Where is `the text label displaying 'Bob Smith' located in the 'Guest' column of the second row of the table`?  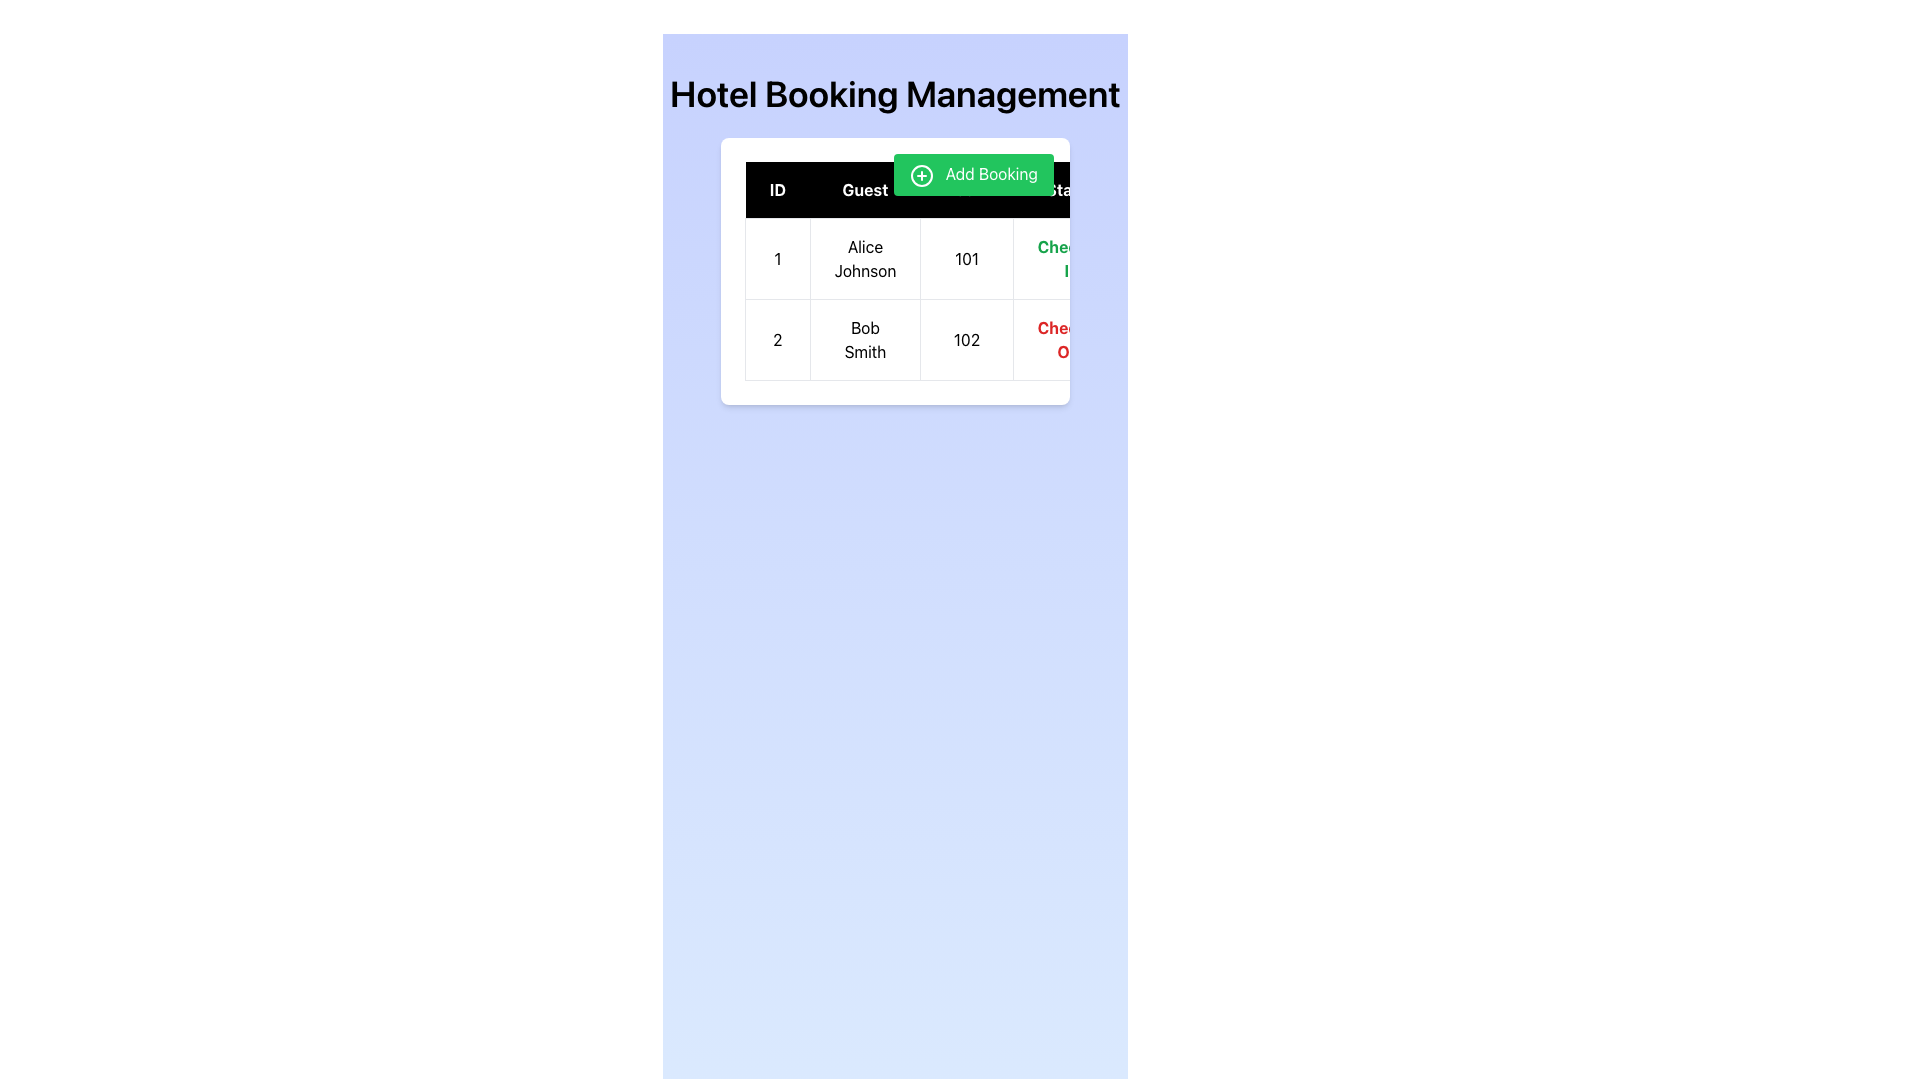 the text label displaying 'Bob Smith' located in the 'Guest' column of the second row of the table is located at coordinates (865, 338).